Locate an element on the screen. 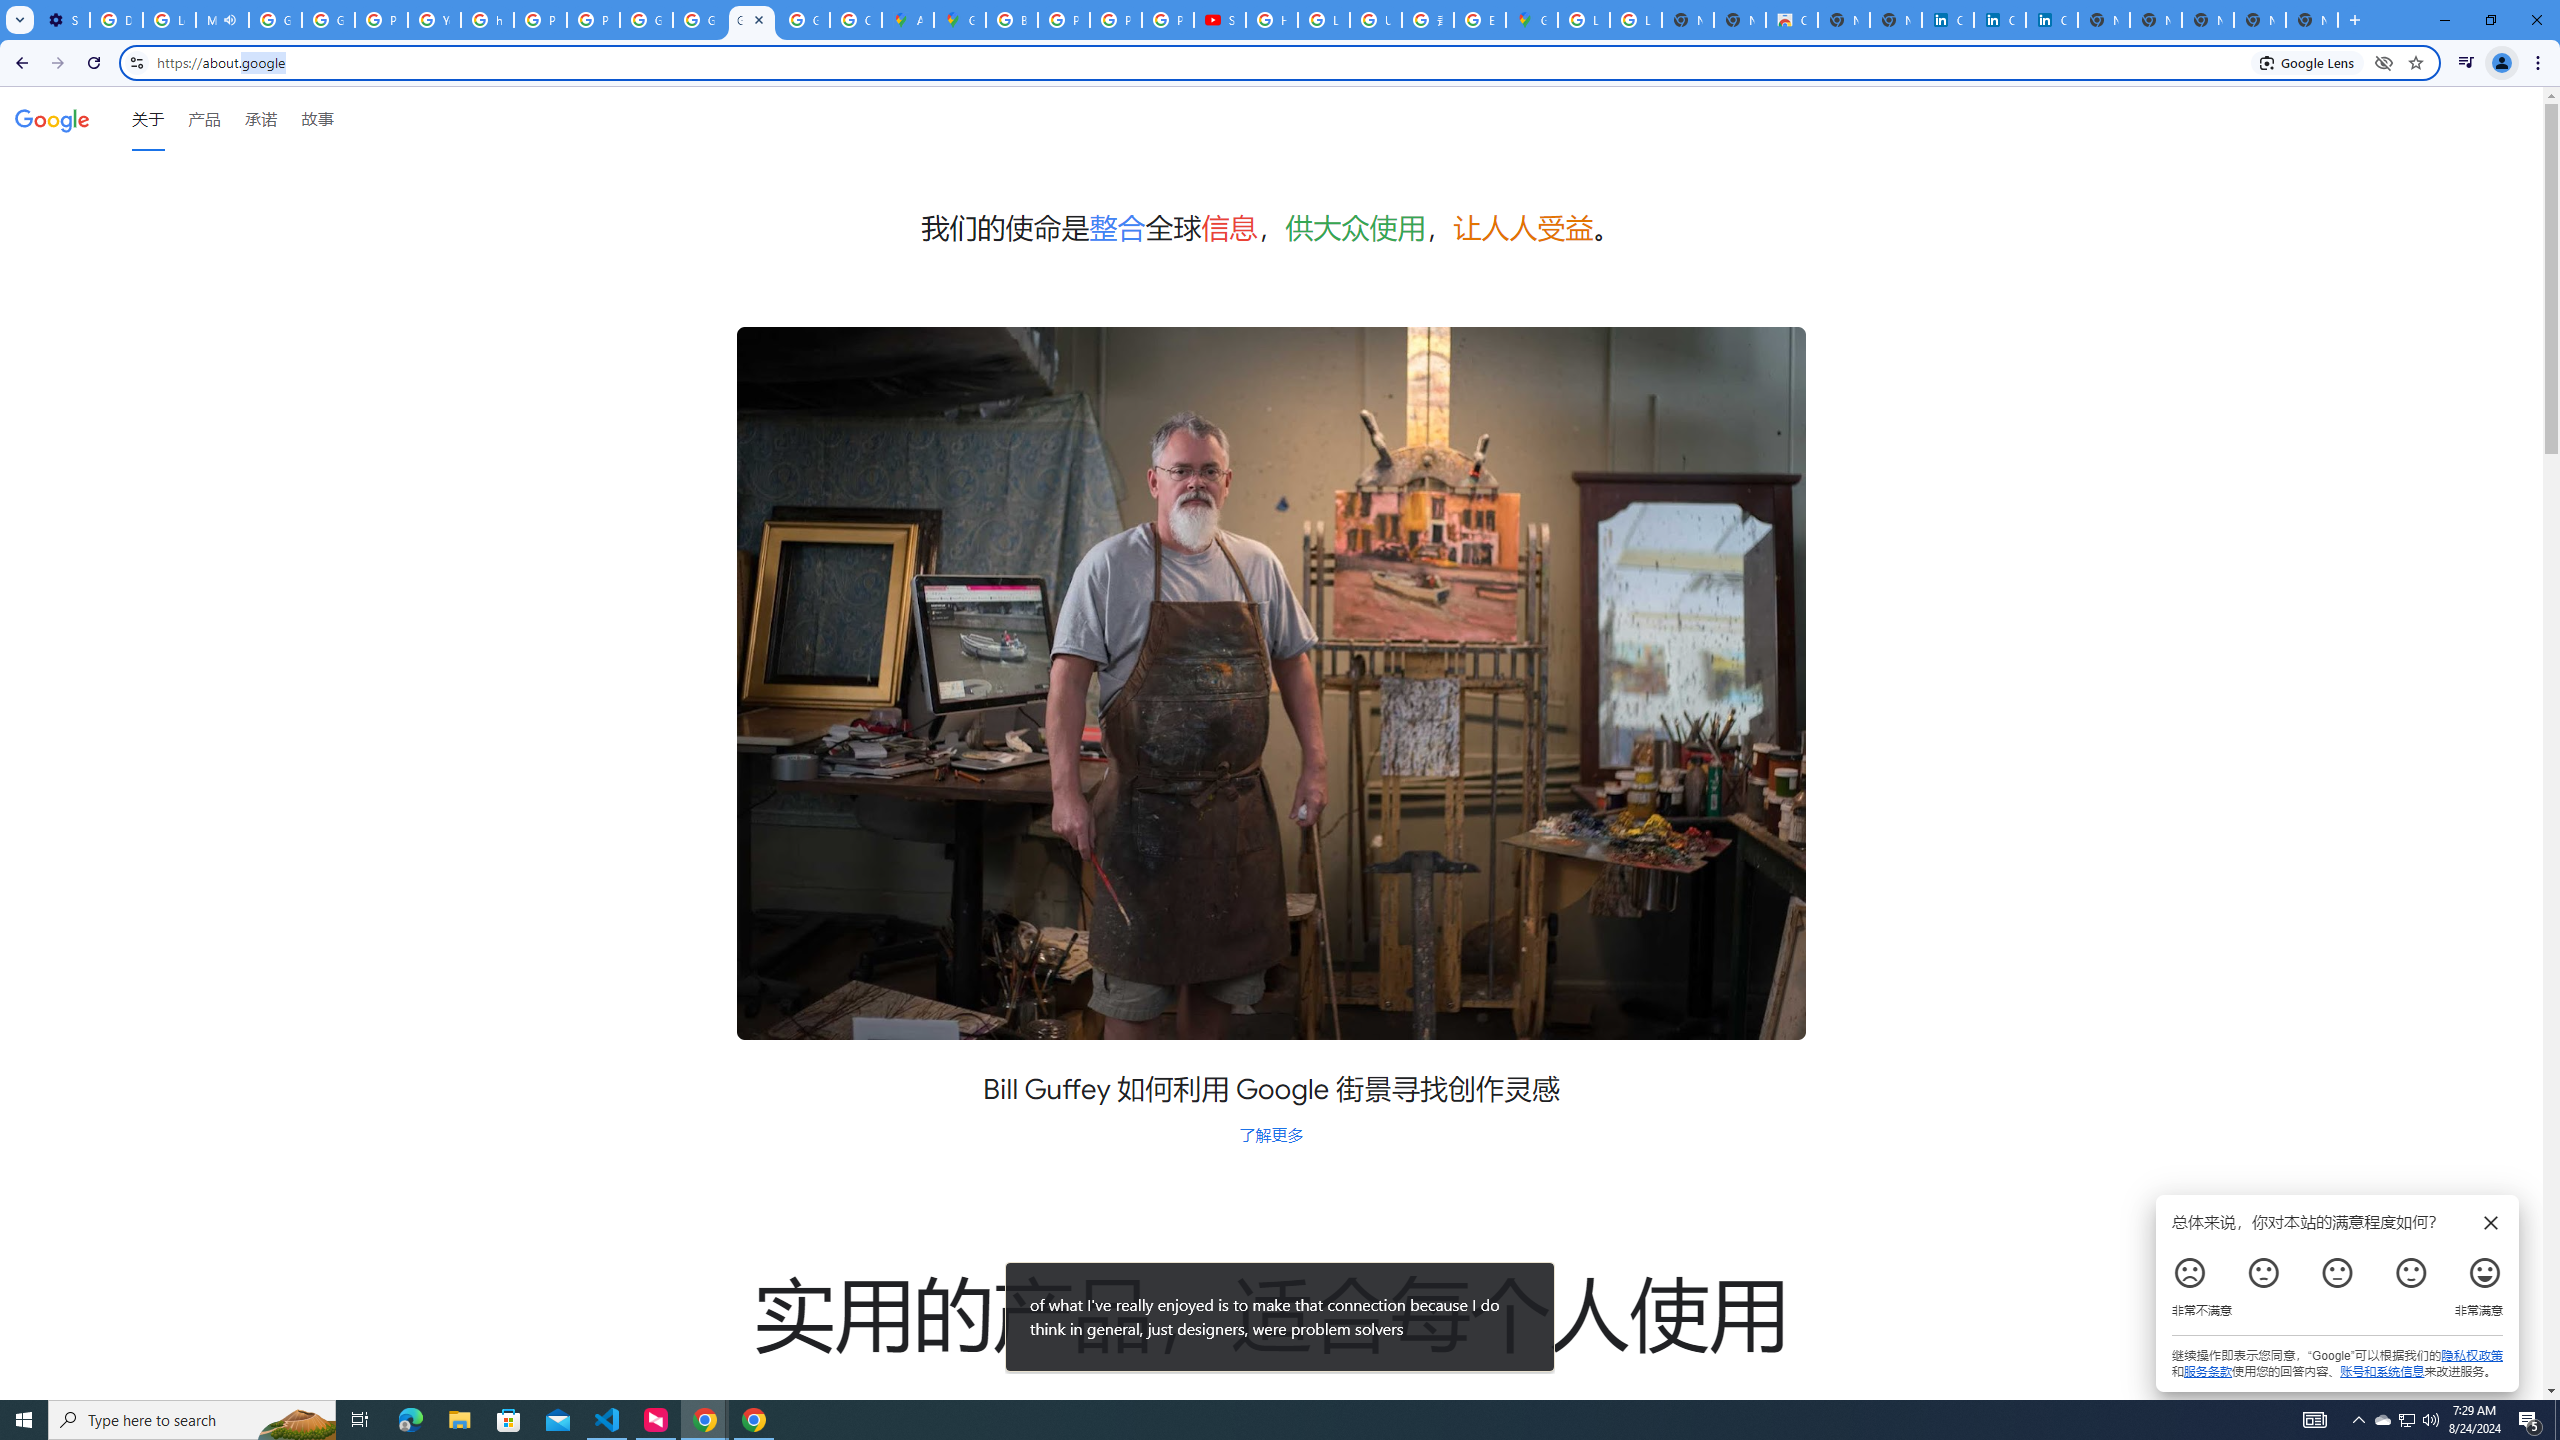 The height and width of the screenshot is (1440, 2560). 'Explore new street-level details - Google Maps Help' is located at coordinates (1479, 19).